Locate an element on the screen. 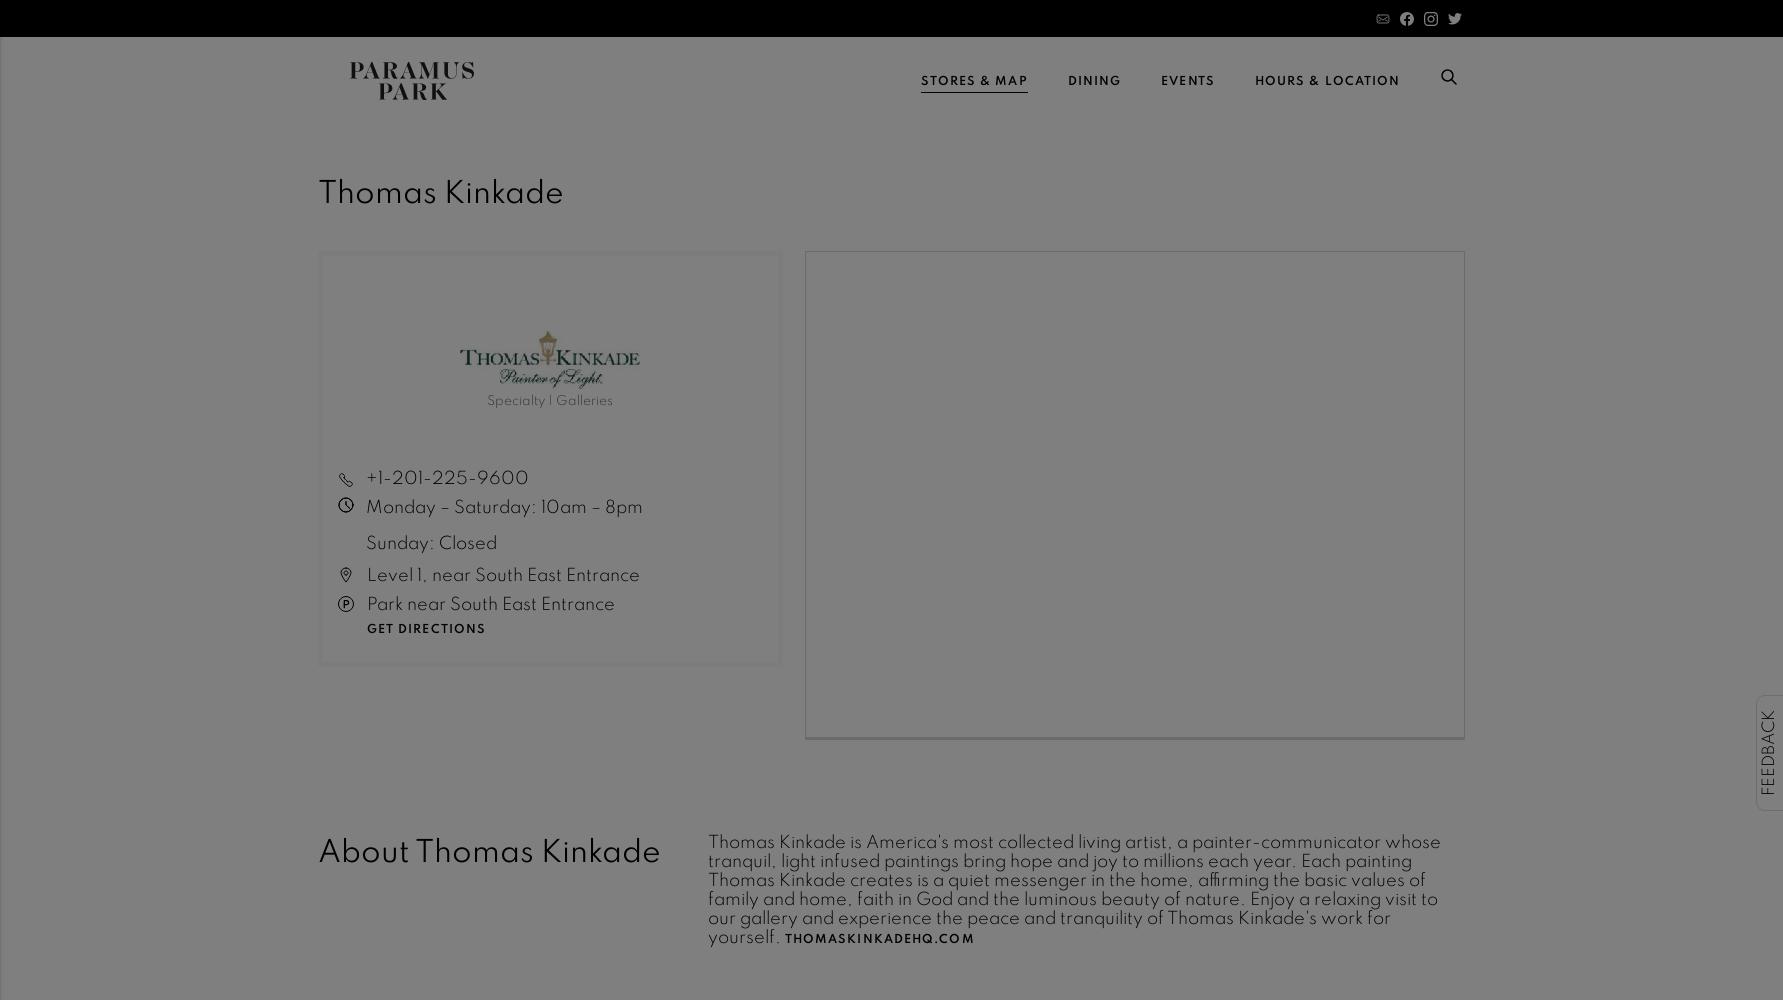 Image resolution: width=1783 pixels, height=1000 pixels. 'Thomas Kinkade' is located at coordinates (440, 193).